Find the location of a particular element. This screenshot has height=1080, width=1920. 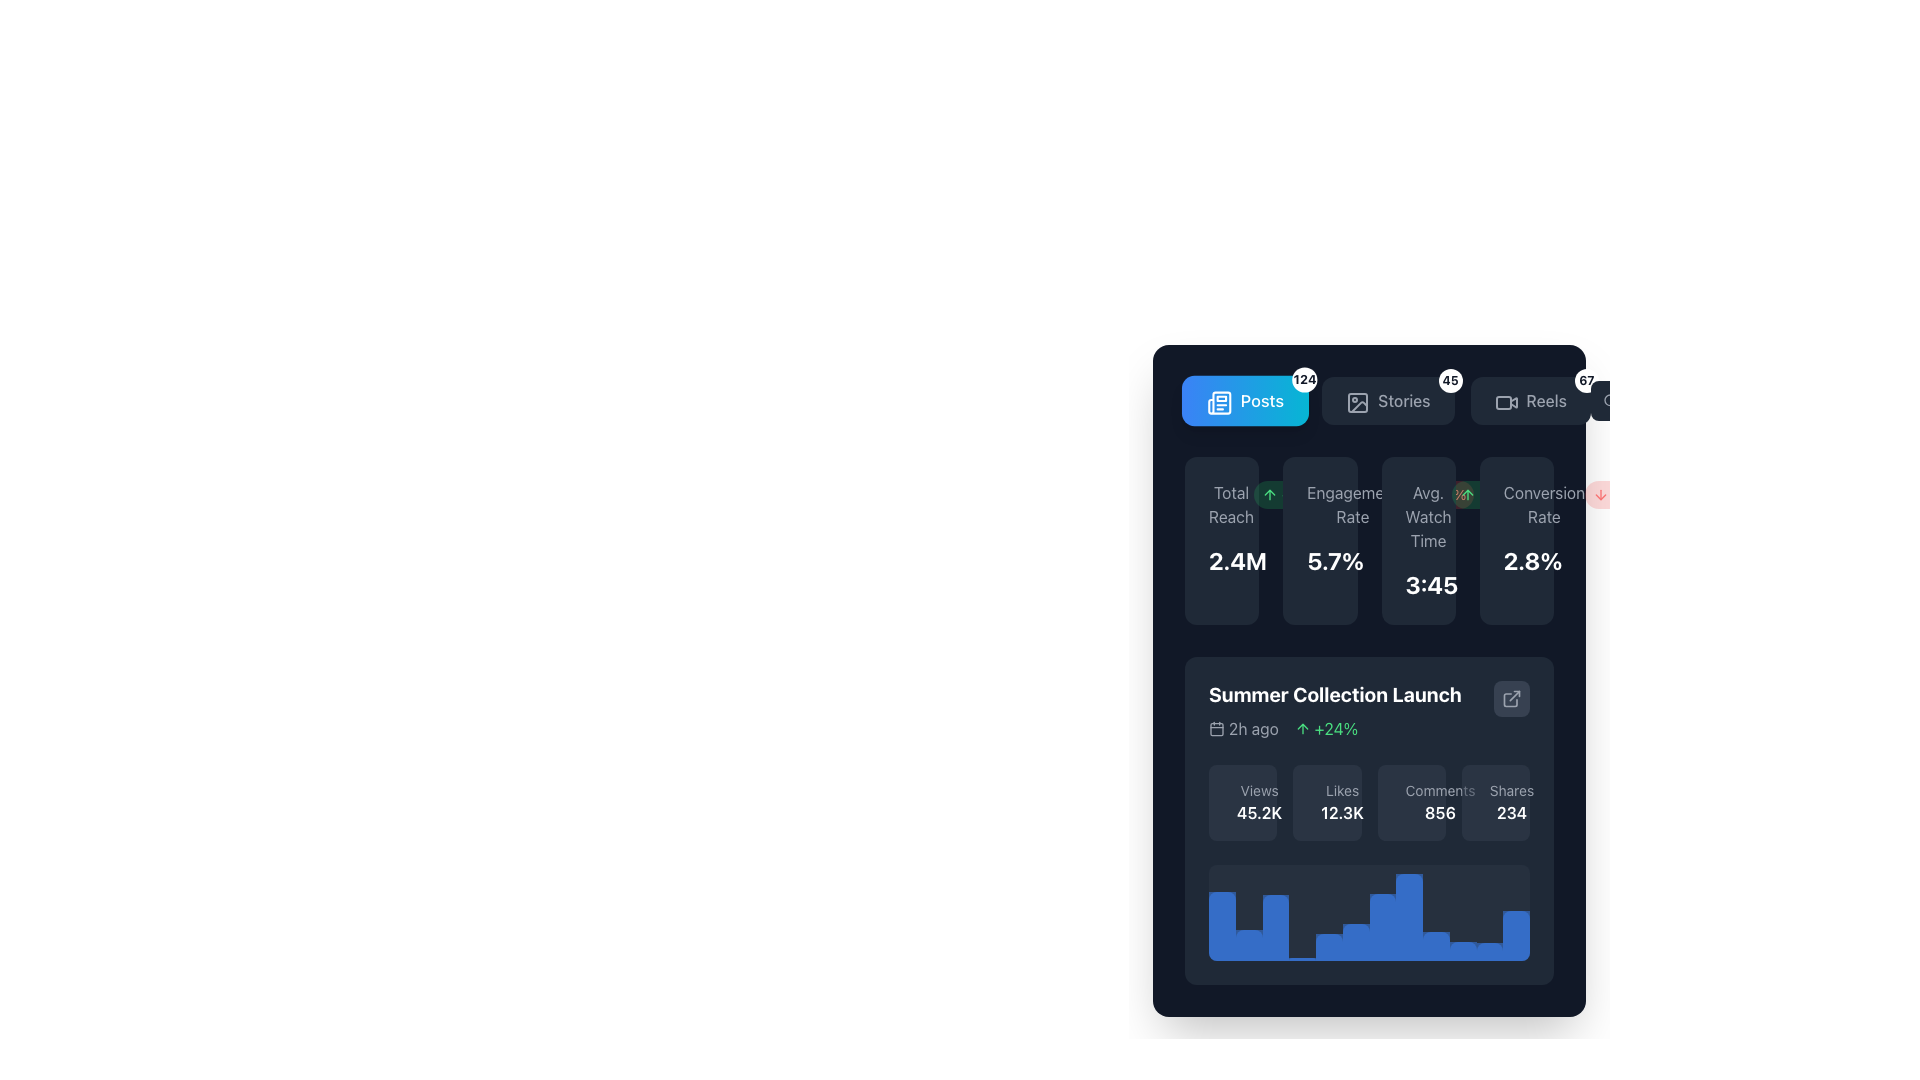

the fourth vertical histogram bar, which is a narrow bar with a rounded top filled with semi-transparent blue, located at the bottom of the interface is located at coordinates (1302, 958).